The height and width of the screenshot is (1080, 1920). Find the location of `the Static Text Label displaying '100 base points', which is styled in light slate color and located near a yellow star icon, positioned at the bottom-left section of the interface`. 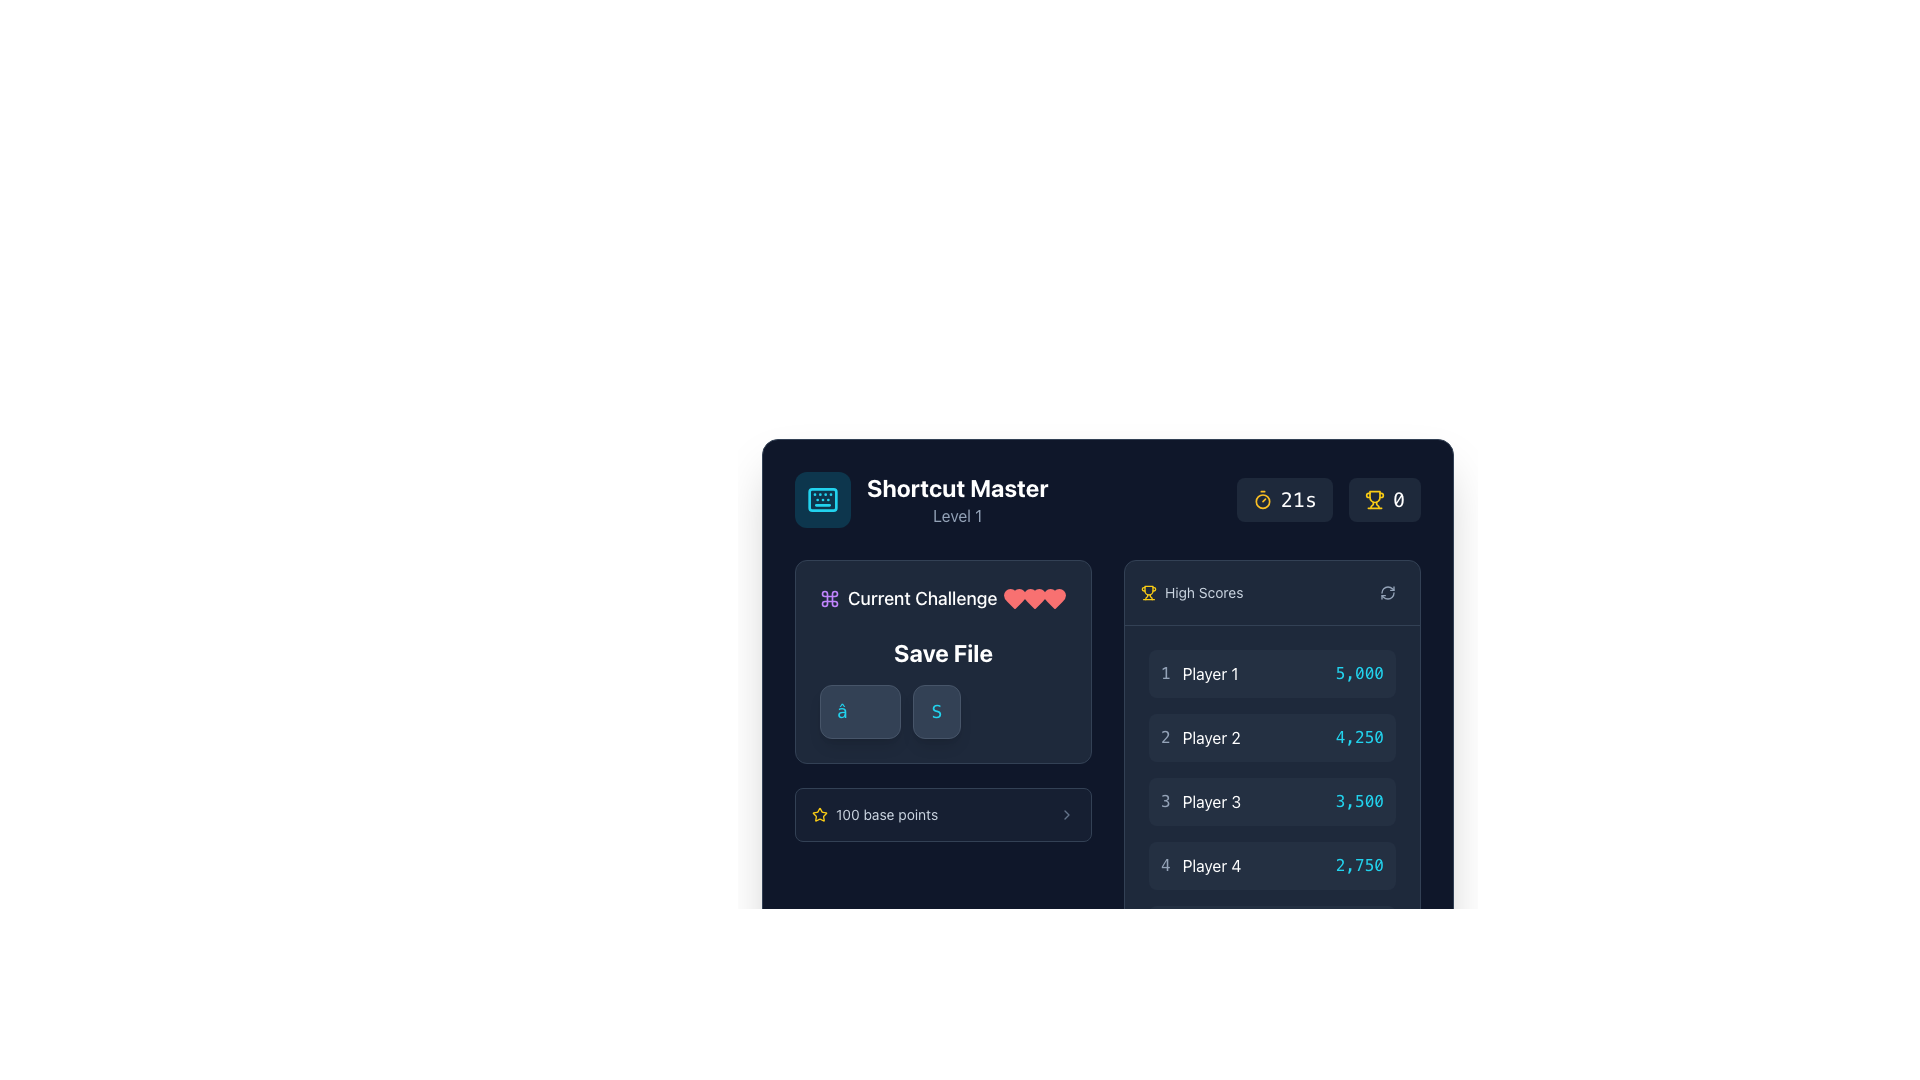

the Static Text Label displaying '100 base points', which is styled in light slate color and located near a yellow star icon, positioned at the bottom-left section of the interface is located at coordinates (886, 814).